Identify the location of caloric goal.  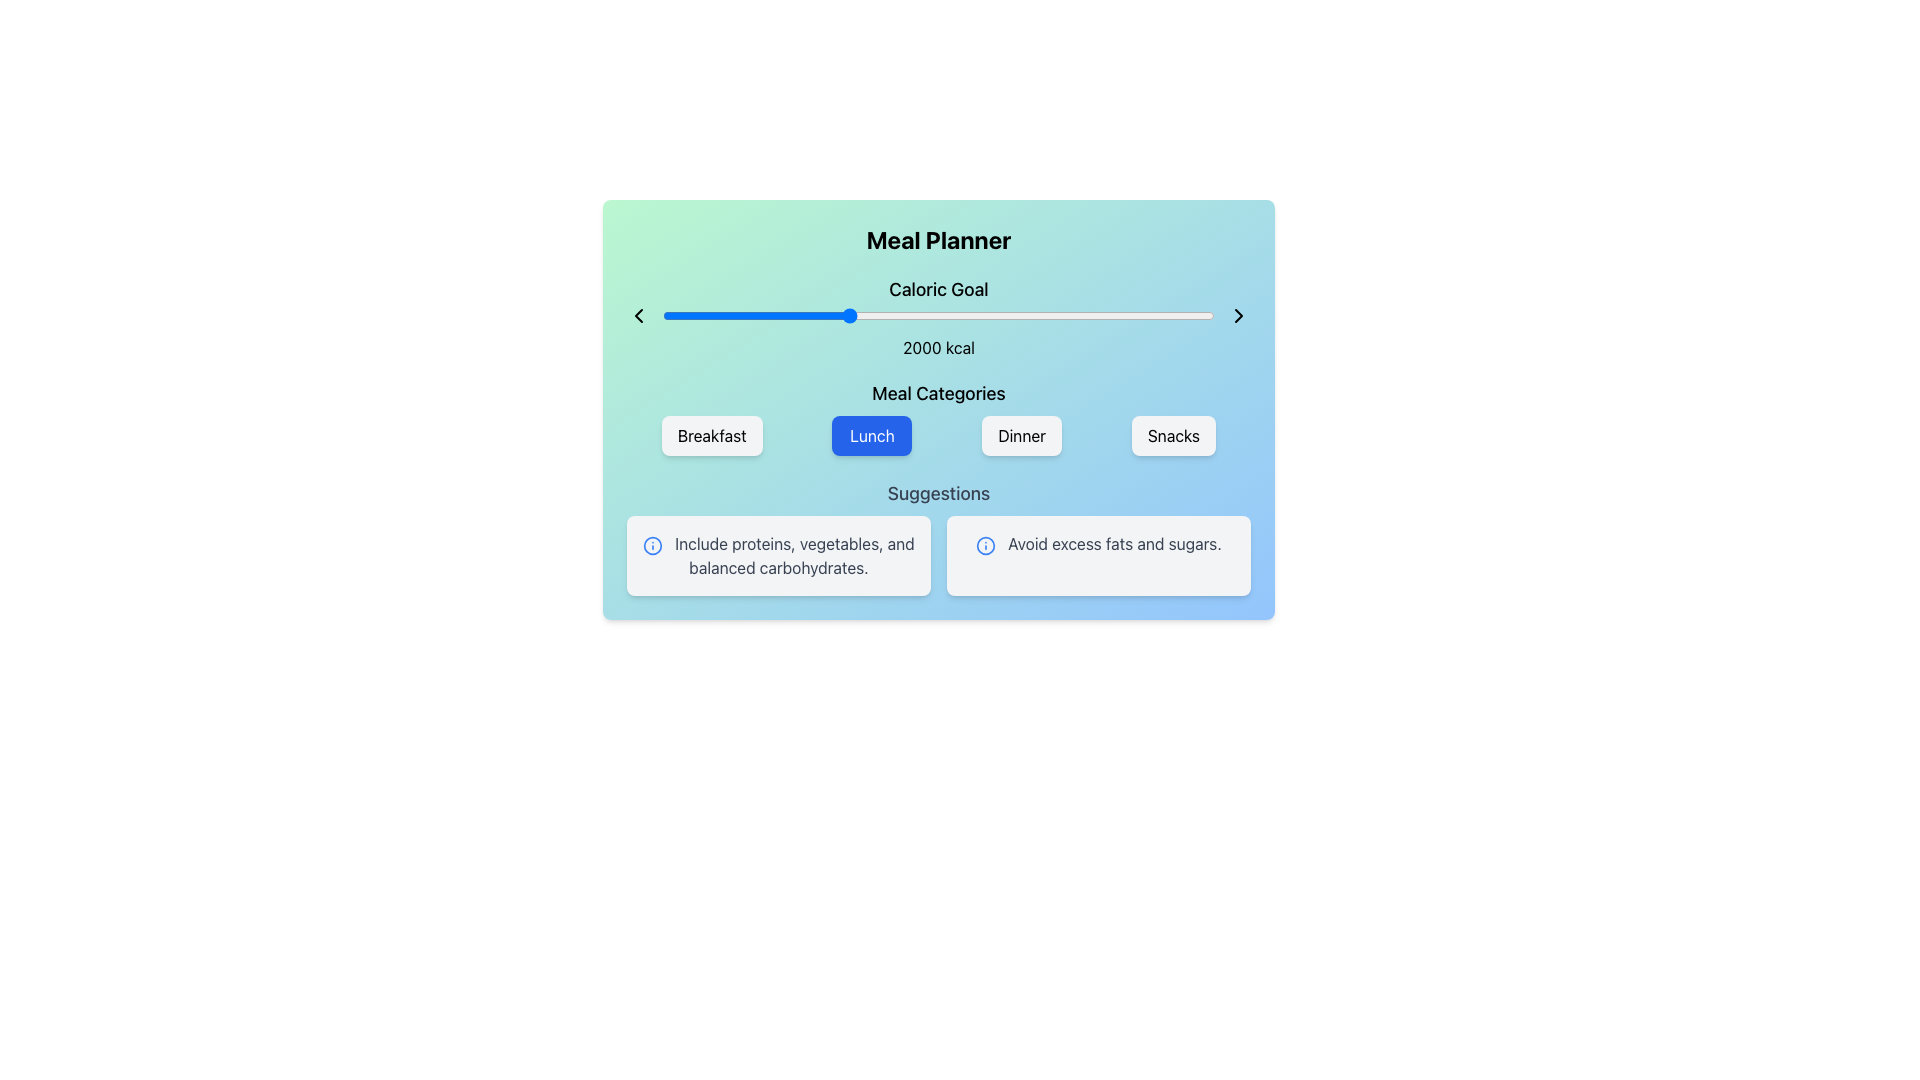
(999, 315).